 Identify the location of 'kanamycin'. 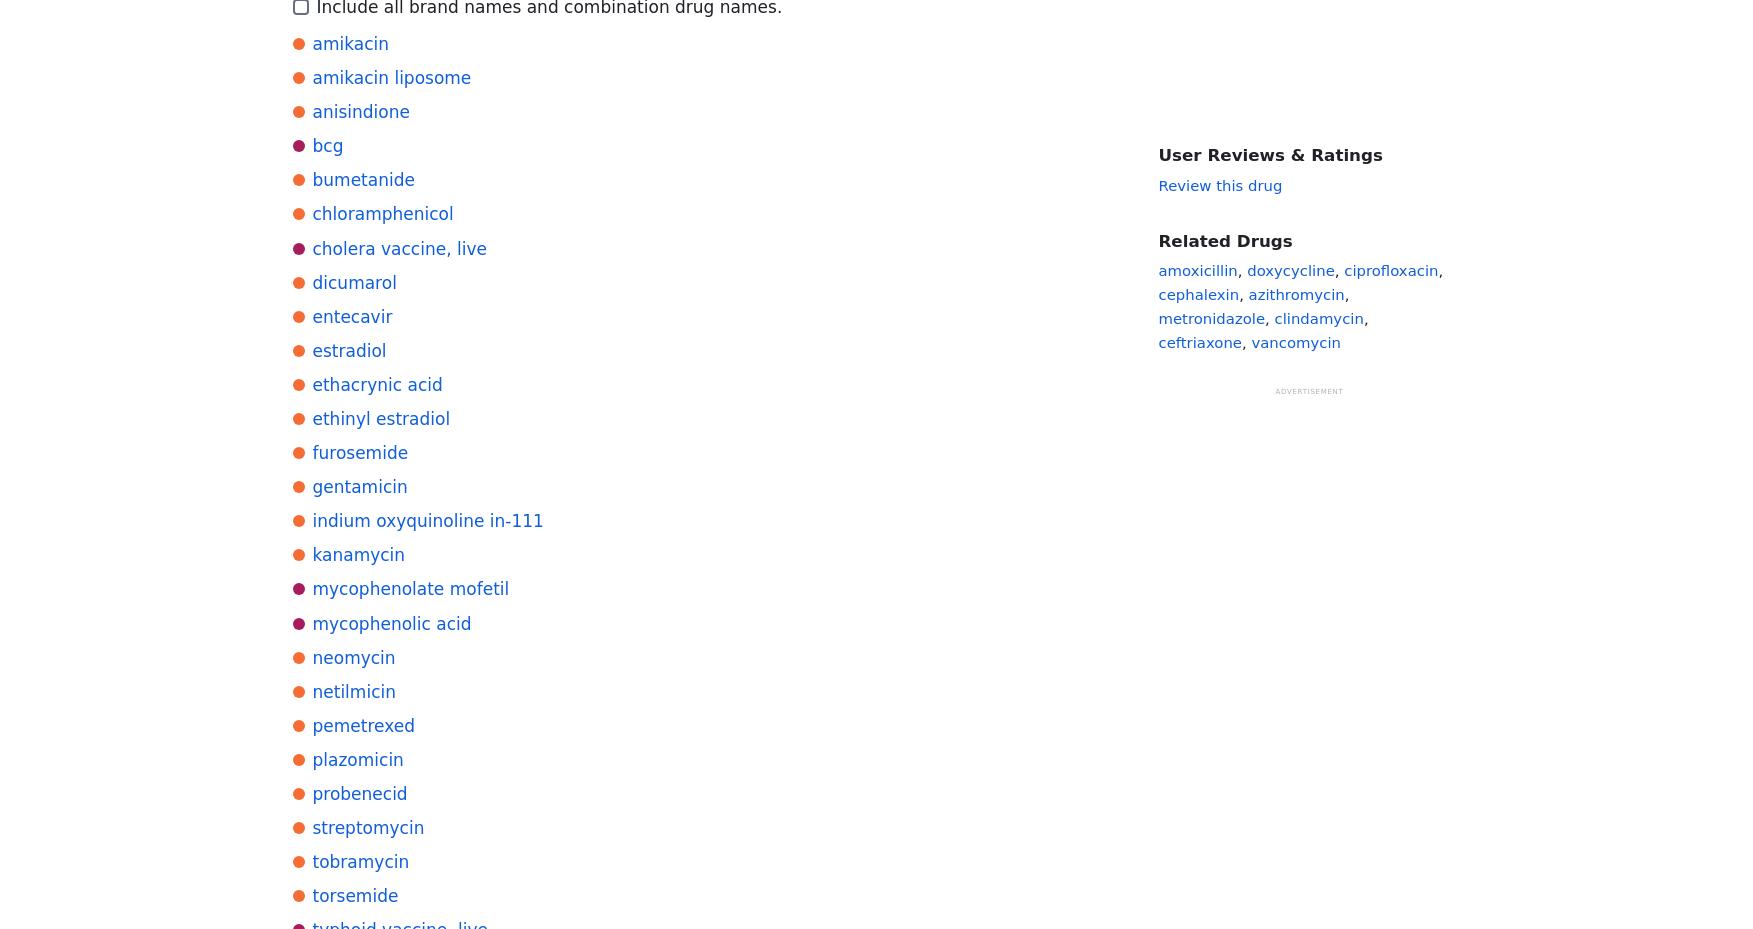
(311, 554).